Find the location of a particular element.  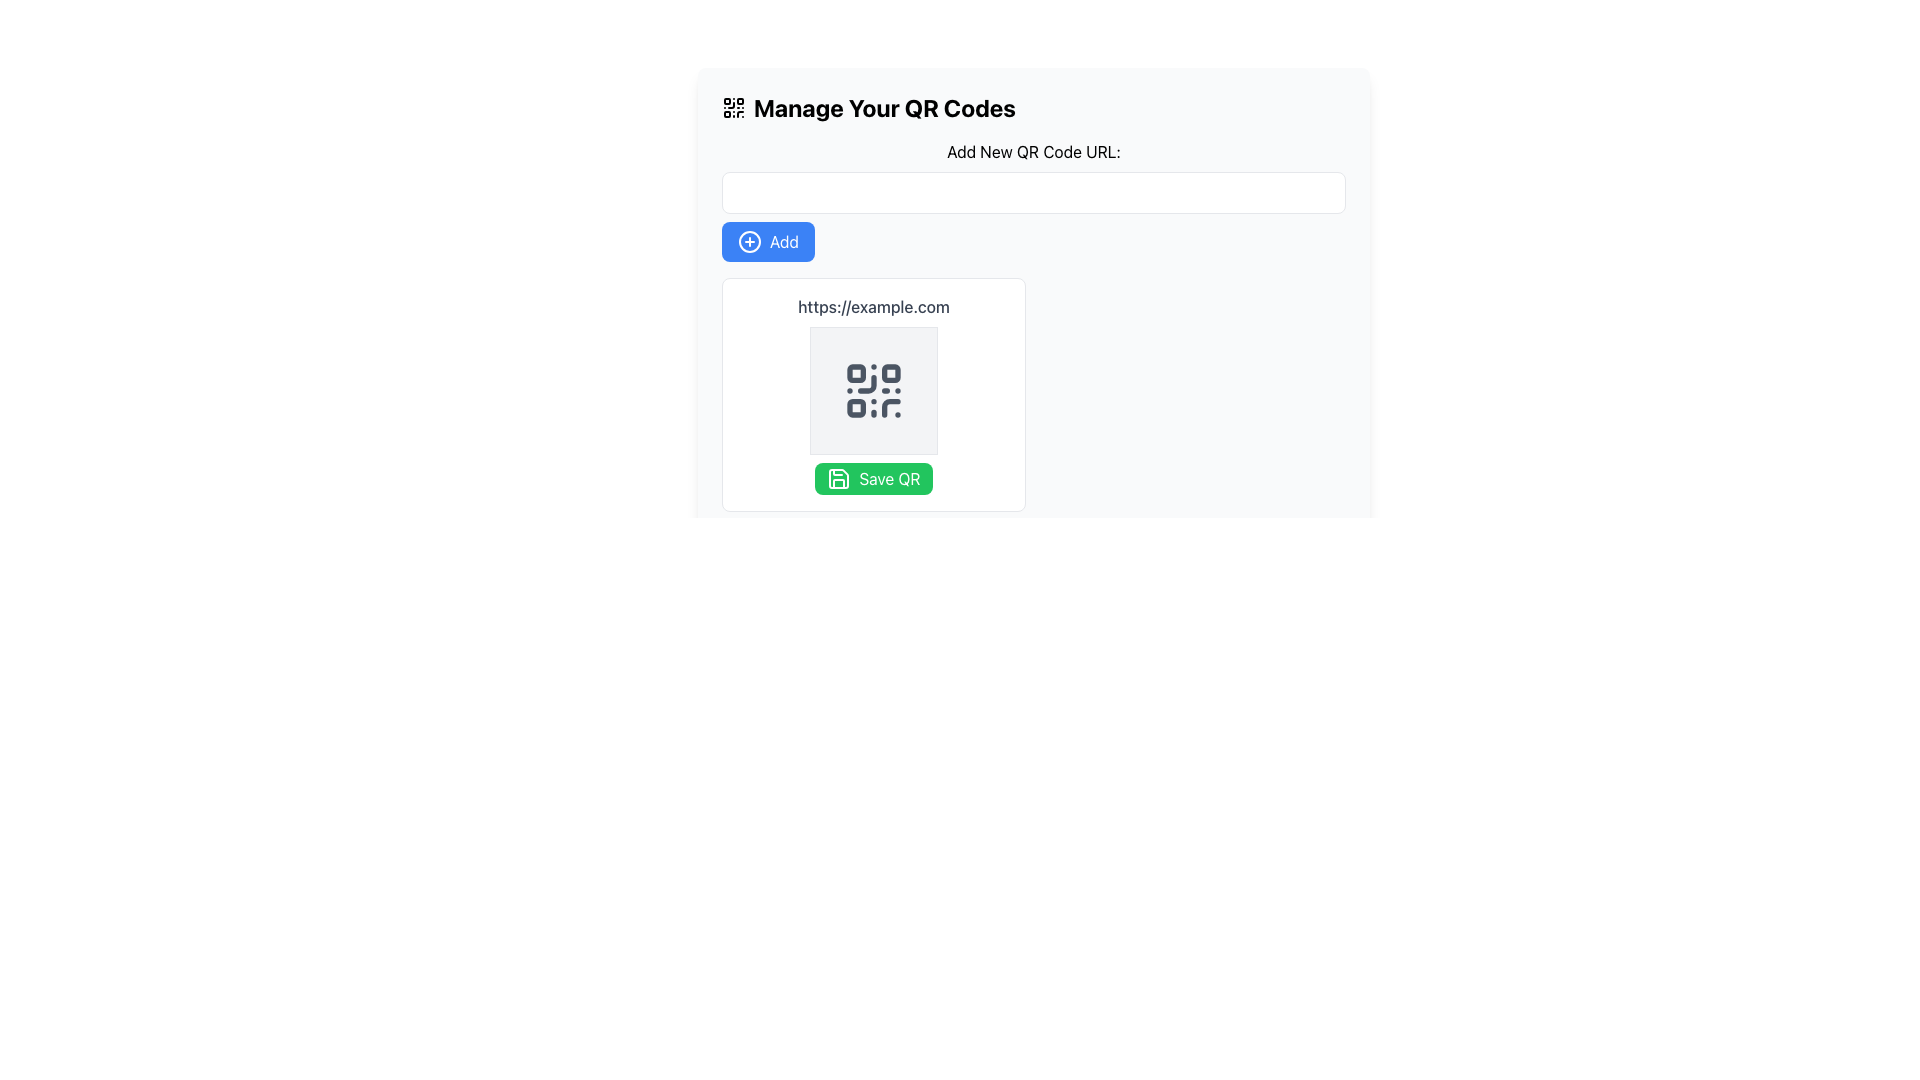

the QR code icon located centrally beneath the text 'https://example.com' and above the green 'Save QR' button is located at coordinates (873, 390).